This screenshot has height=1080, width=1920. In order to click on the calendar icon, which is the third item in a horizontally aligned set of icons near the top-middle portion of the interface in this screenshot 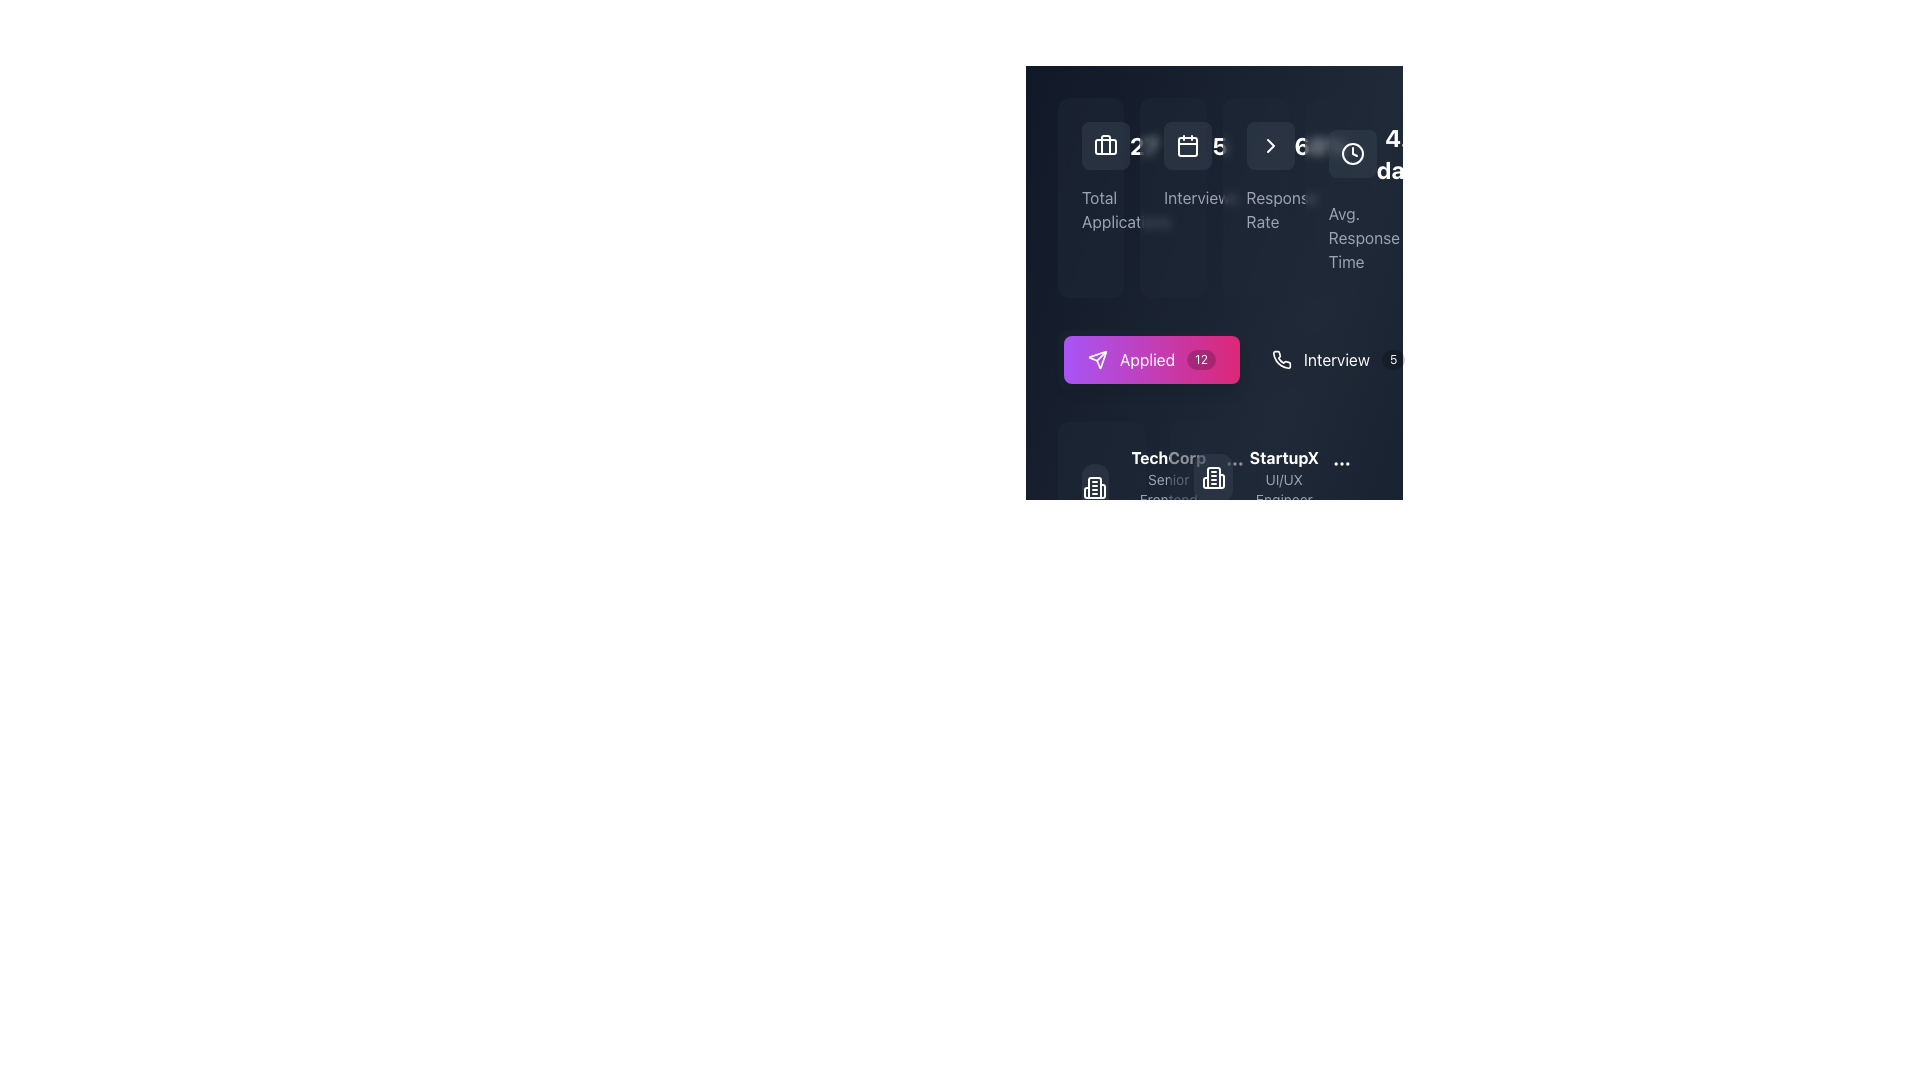, I will do `click(1188, 145)`.